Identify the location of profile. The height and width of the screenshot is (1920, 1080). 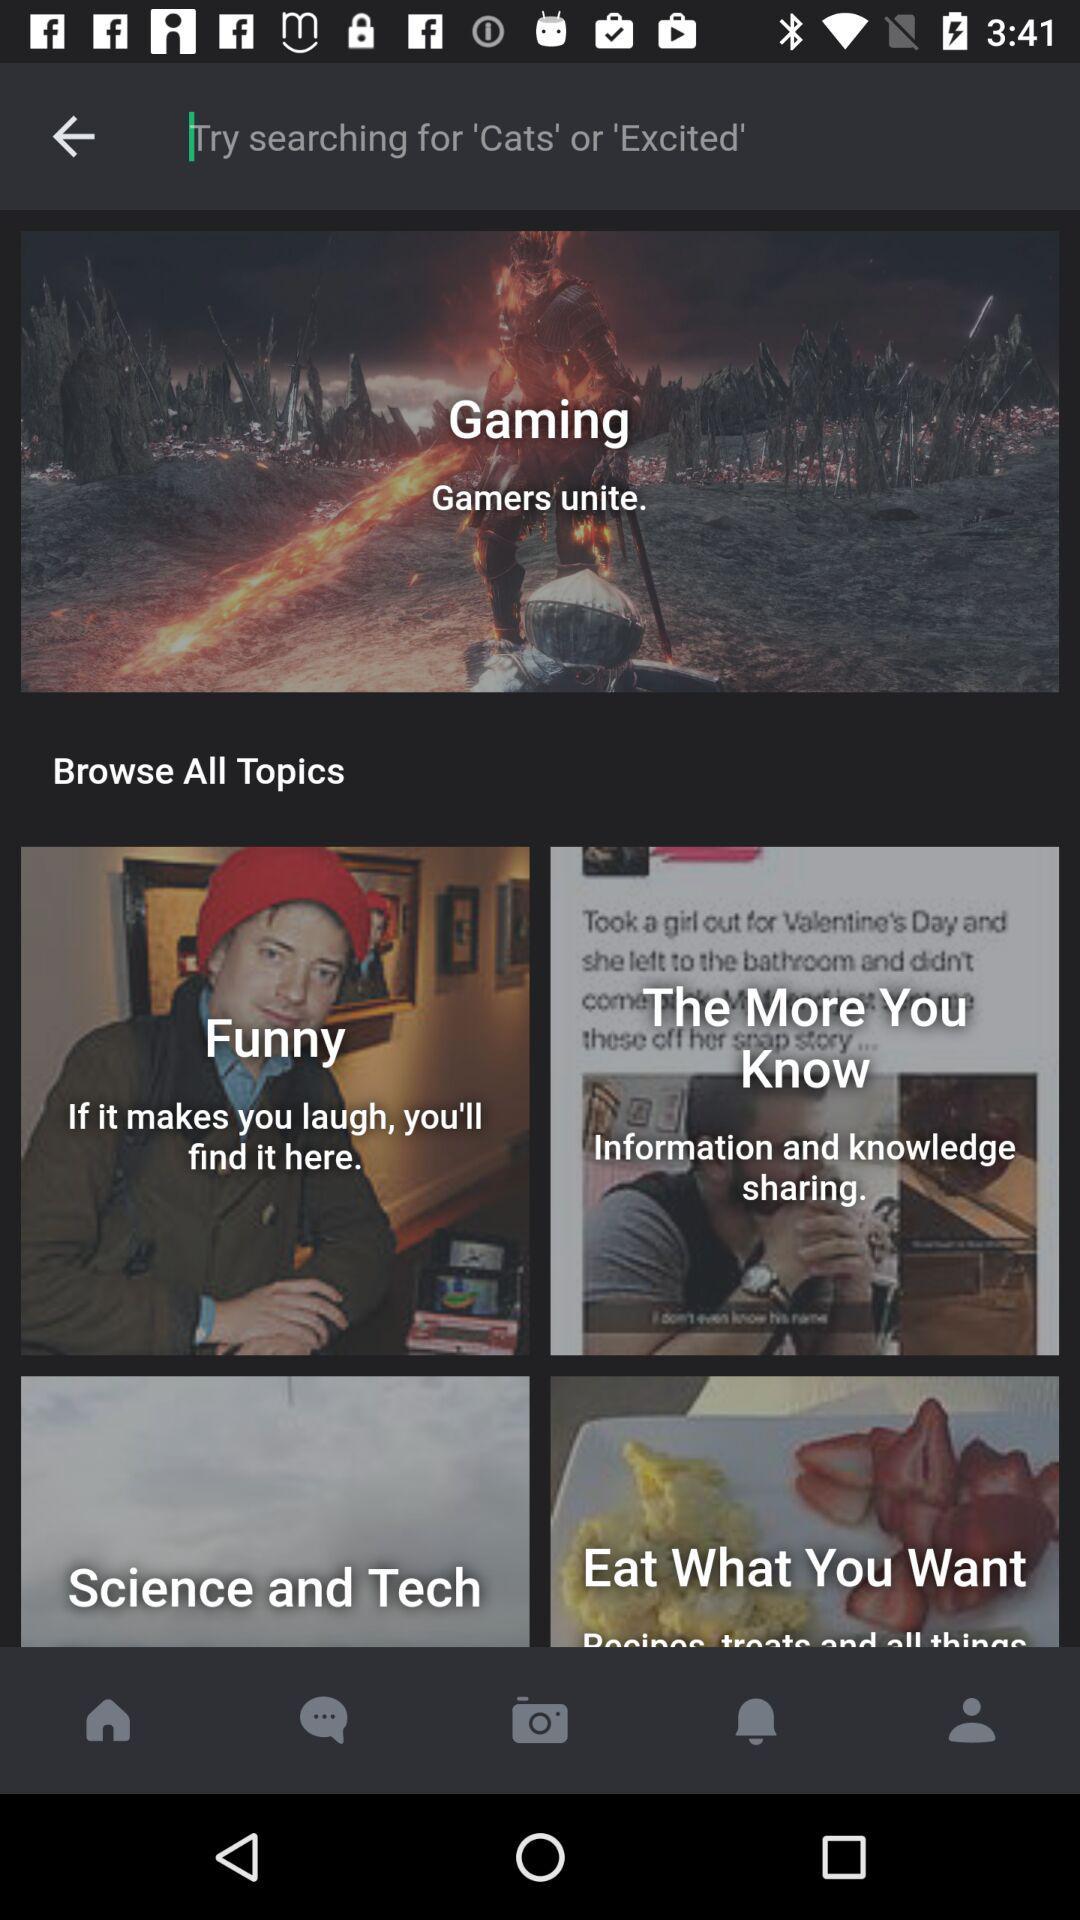
(971, 1719).